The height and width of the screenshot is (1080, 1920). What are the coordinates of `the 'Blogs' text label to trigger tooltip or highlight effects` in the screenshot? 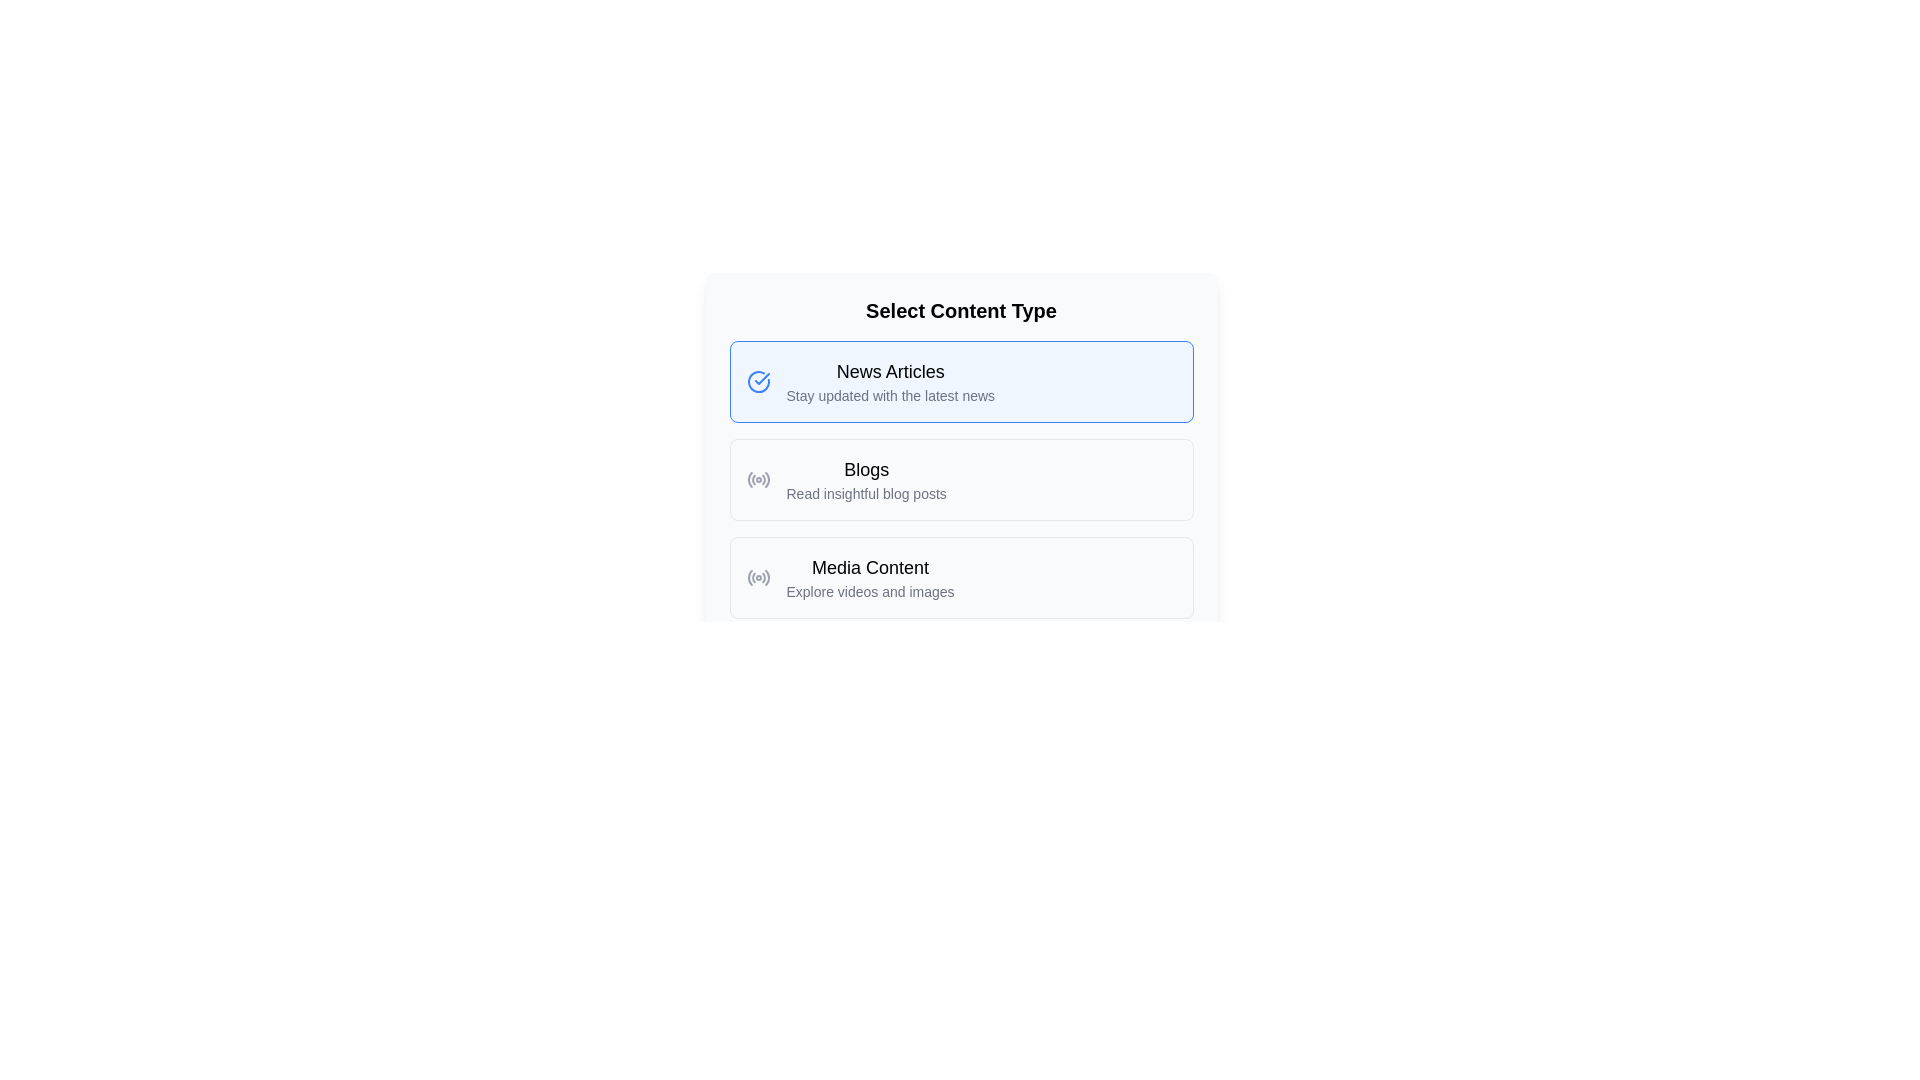 It's located at (866, 470).